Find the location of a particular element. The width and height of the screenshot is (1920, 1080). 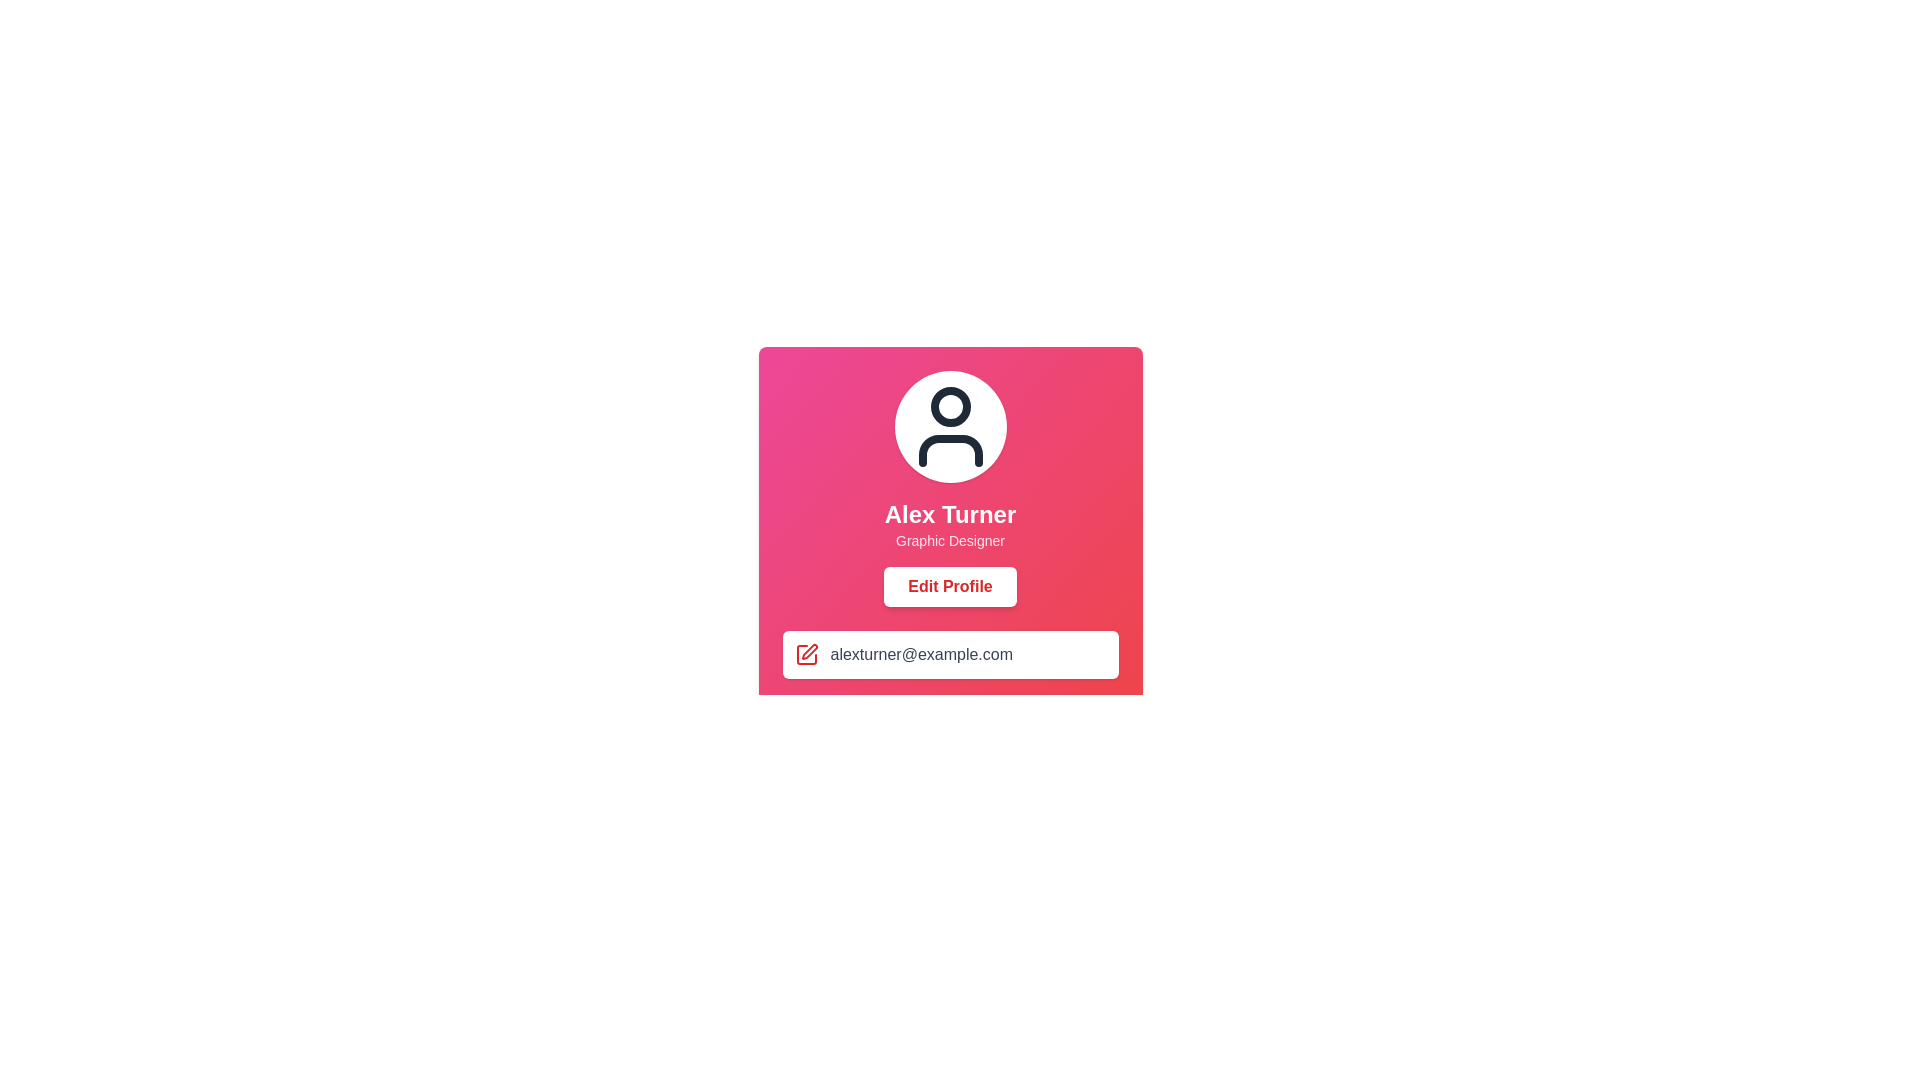

the user profile icon located at the top of the profile card interface, which visually represents the user and is positioned above the text 'Alex Turner' and 'Graphic Designer' is located at coordinates (949, 426).